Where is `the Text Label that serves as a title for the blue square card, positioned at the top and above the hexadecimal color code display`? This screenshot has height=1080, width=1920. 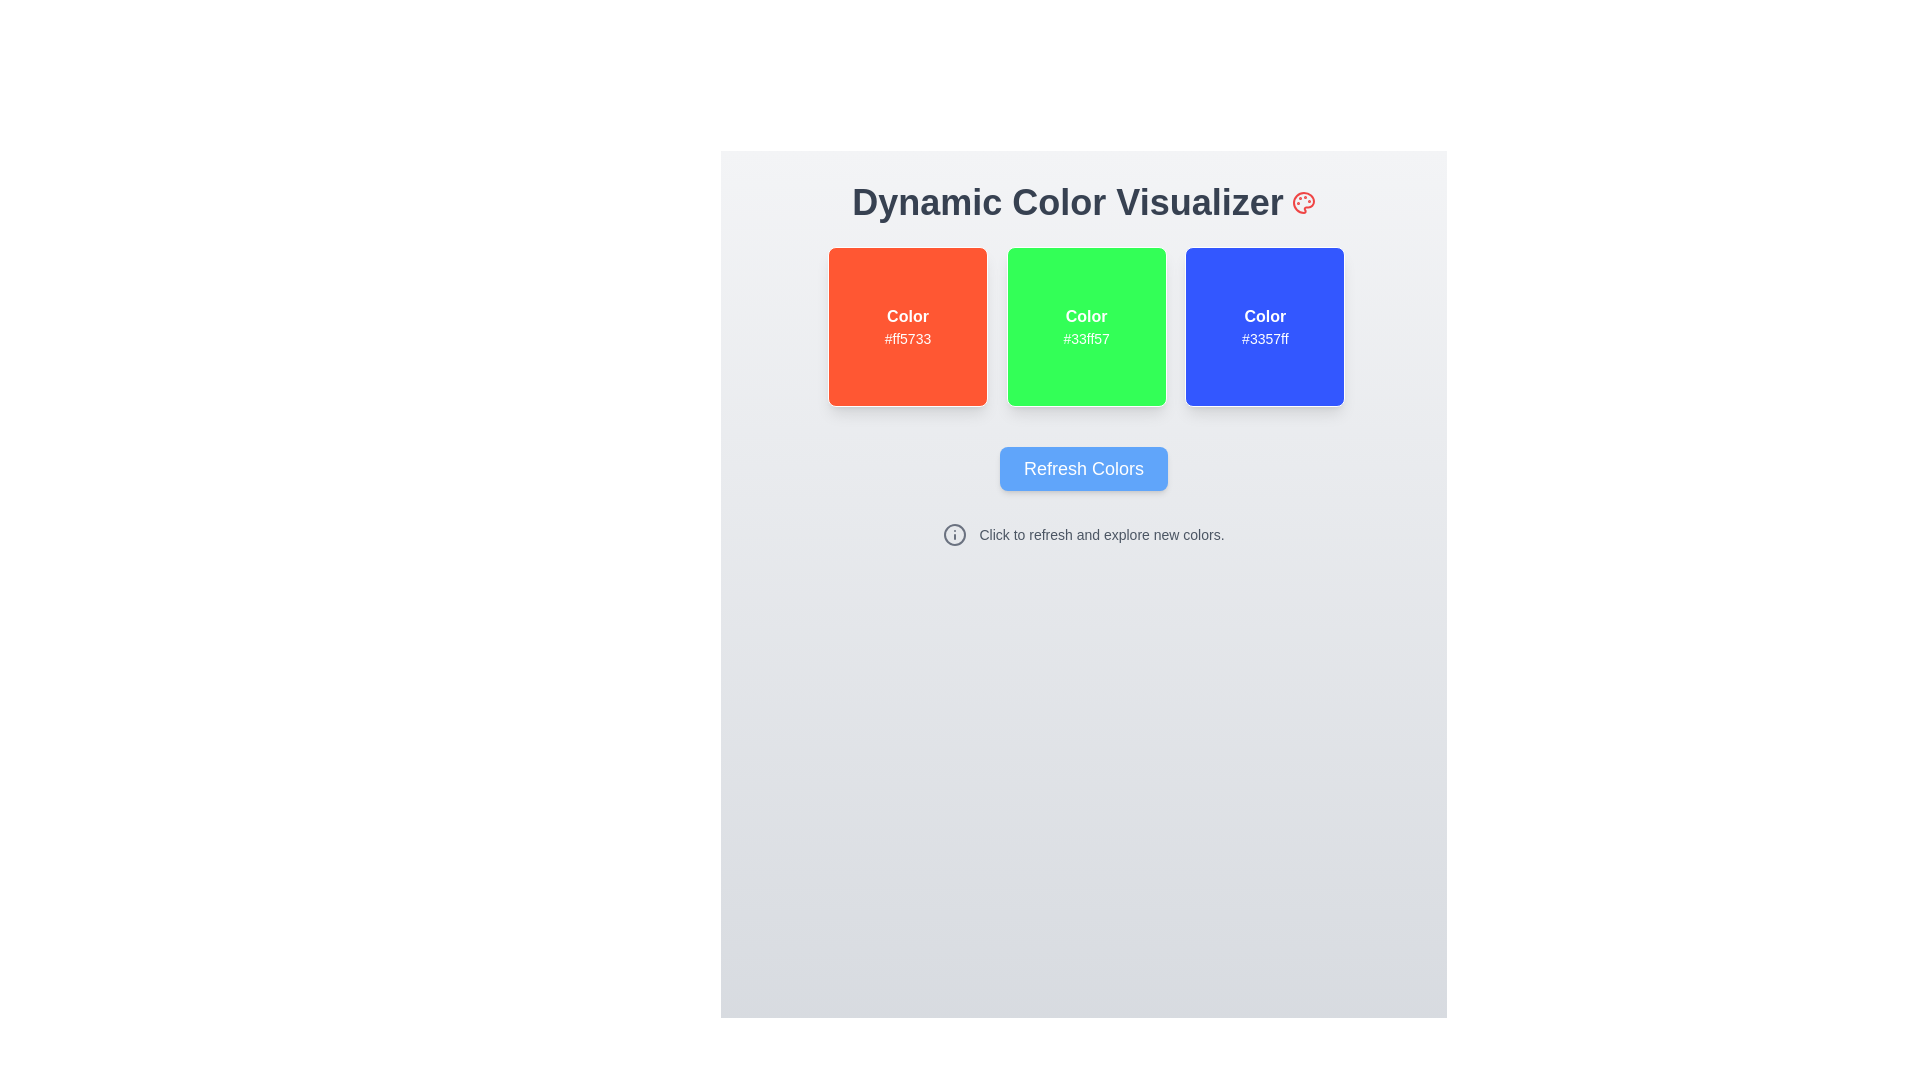 the Text Label that serves as a title for the blue square card, positioned at the top and above the hexadecimal color code display is located at coordinates (1264, 315).